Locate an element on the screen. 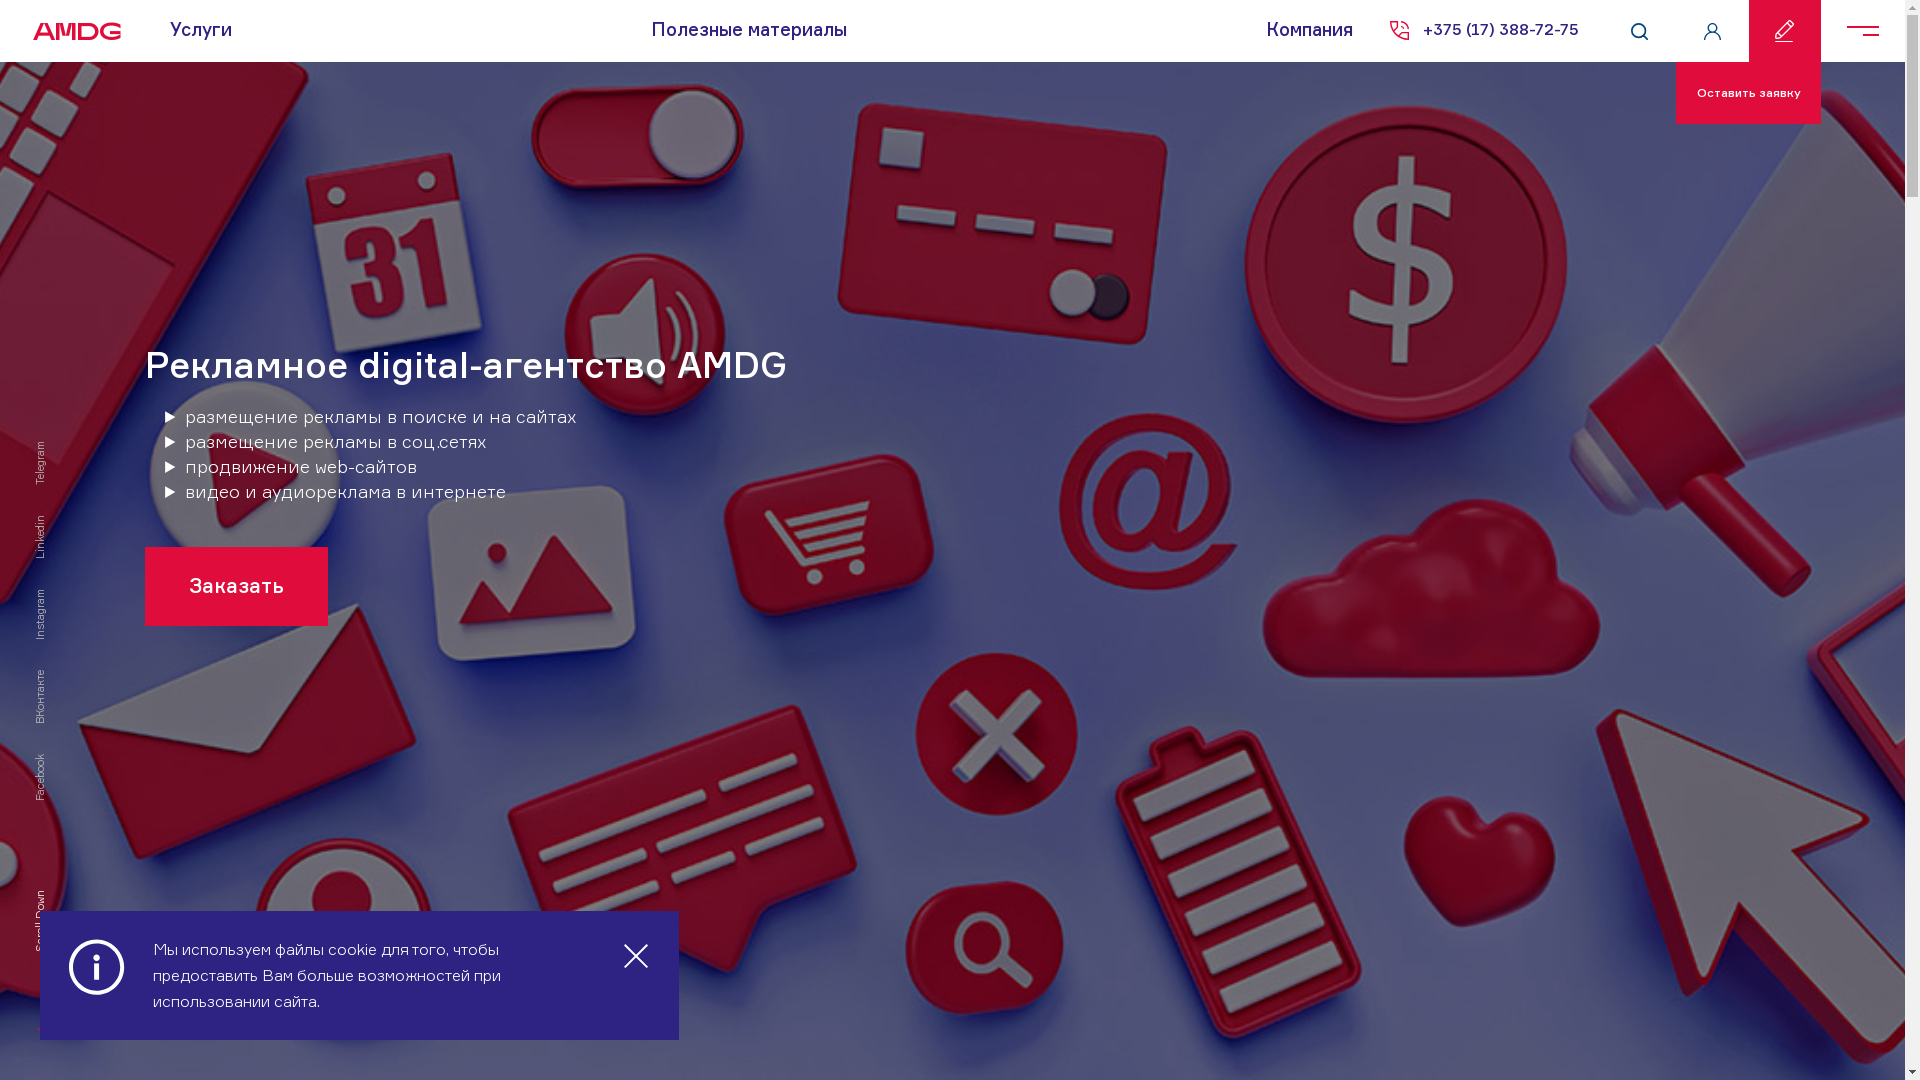 The width and height of the screenshot is (1920, 1080). 'AMDG' is located at coordinates (70, 30).